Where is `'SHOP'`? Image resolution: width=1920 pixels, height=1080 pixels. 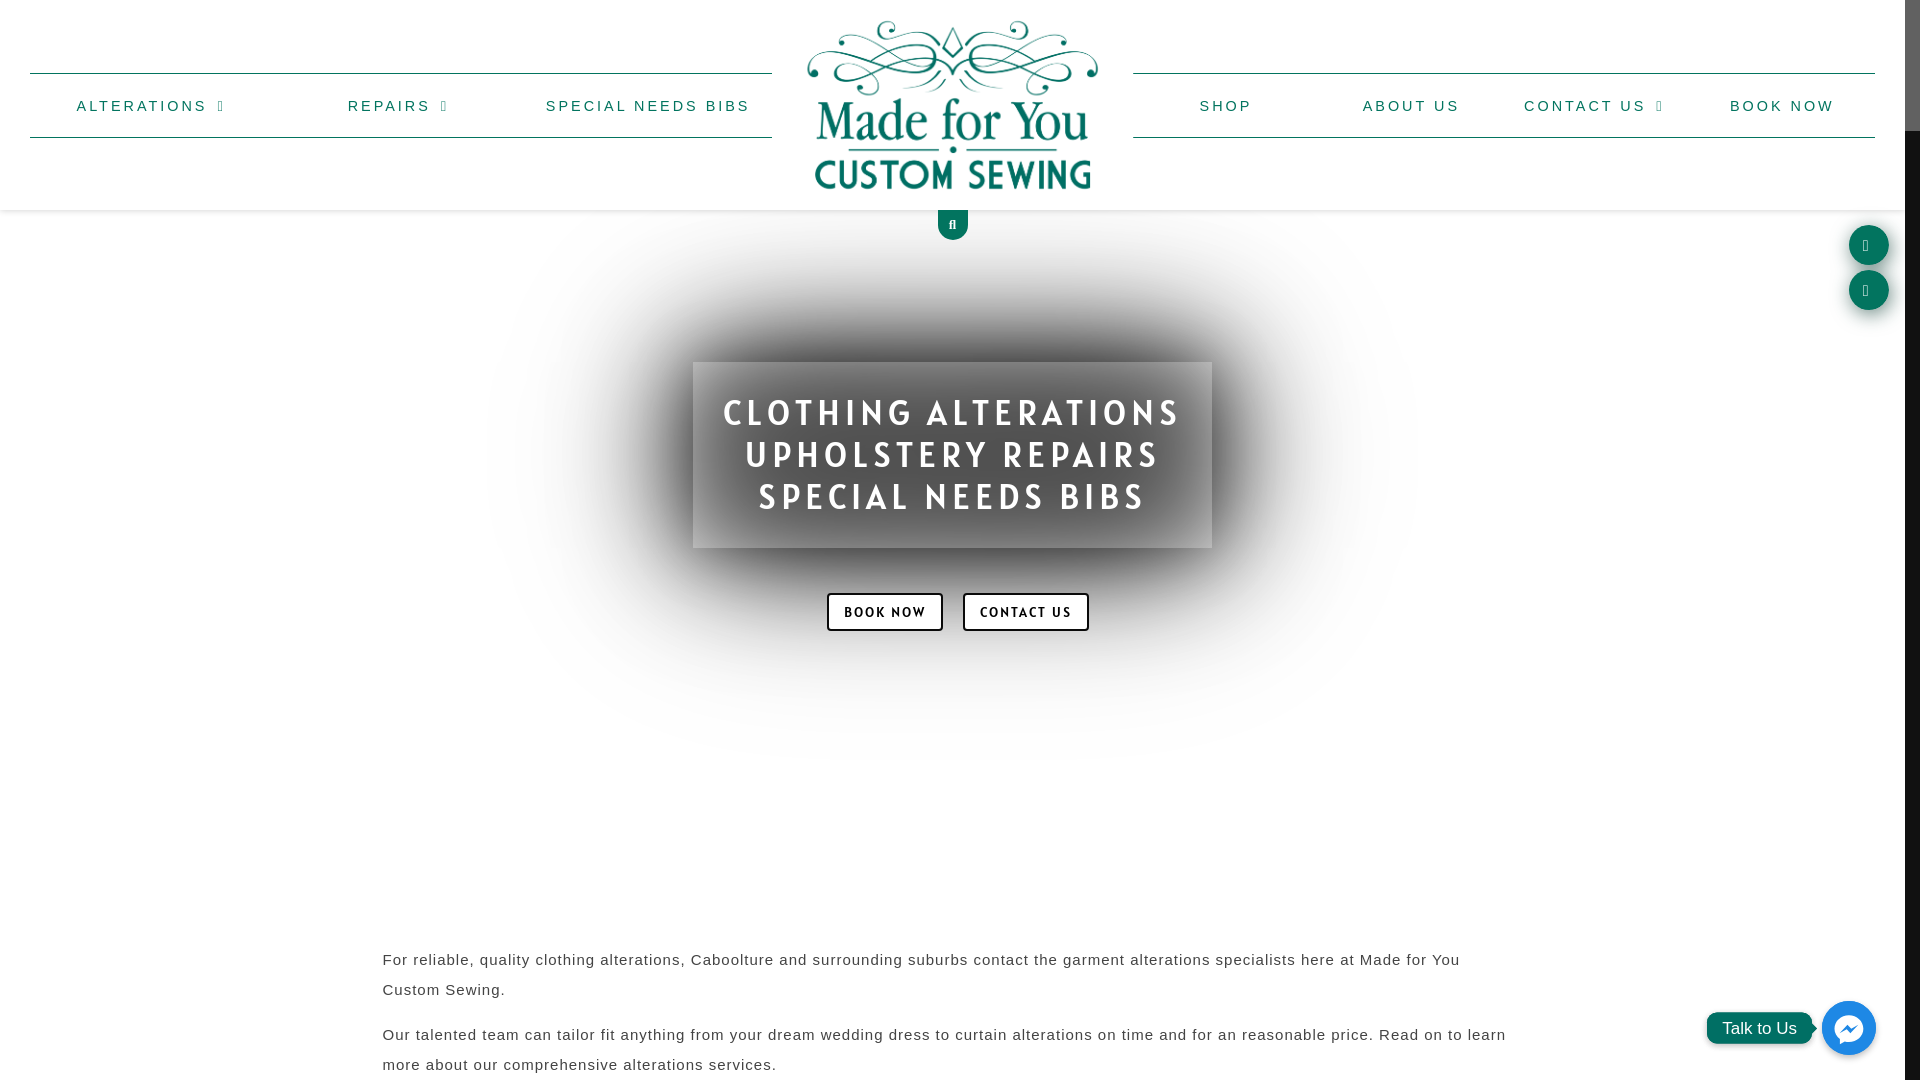
'SHOP' is located at coordinates (1224, 104).